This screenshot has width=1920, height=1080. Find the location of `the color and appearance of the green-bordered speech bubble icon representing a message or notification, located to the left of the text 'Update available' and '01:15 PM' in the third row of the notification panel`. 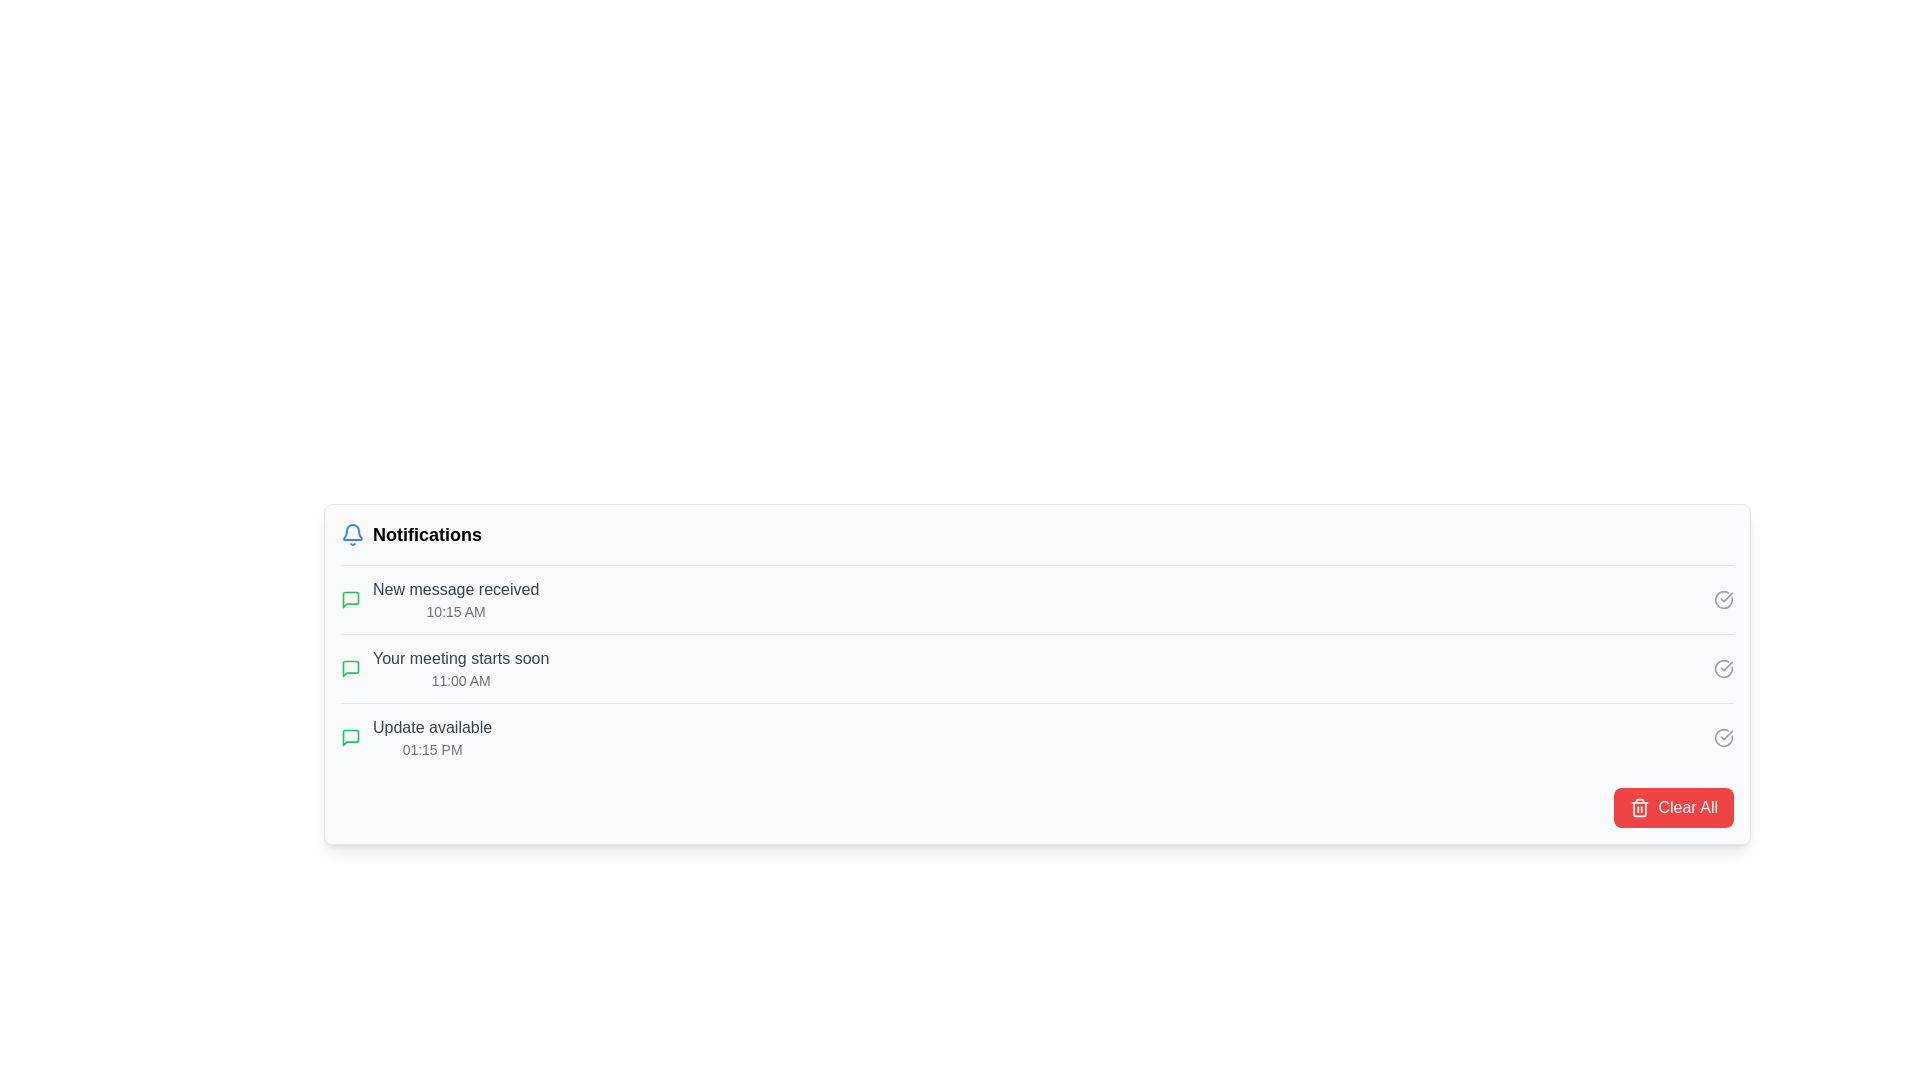

the color and appearance of the green-bordered speech bubble icon representing a message or notification, located to the left of the text 'Update available' and '01:15 PM' in the third row of the notification panel is located at coordinates (350, 737).